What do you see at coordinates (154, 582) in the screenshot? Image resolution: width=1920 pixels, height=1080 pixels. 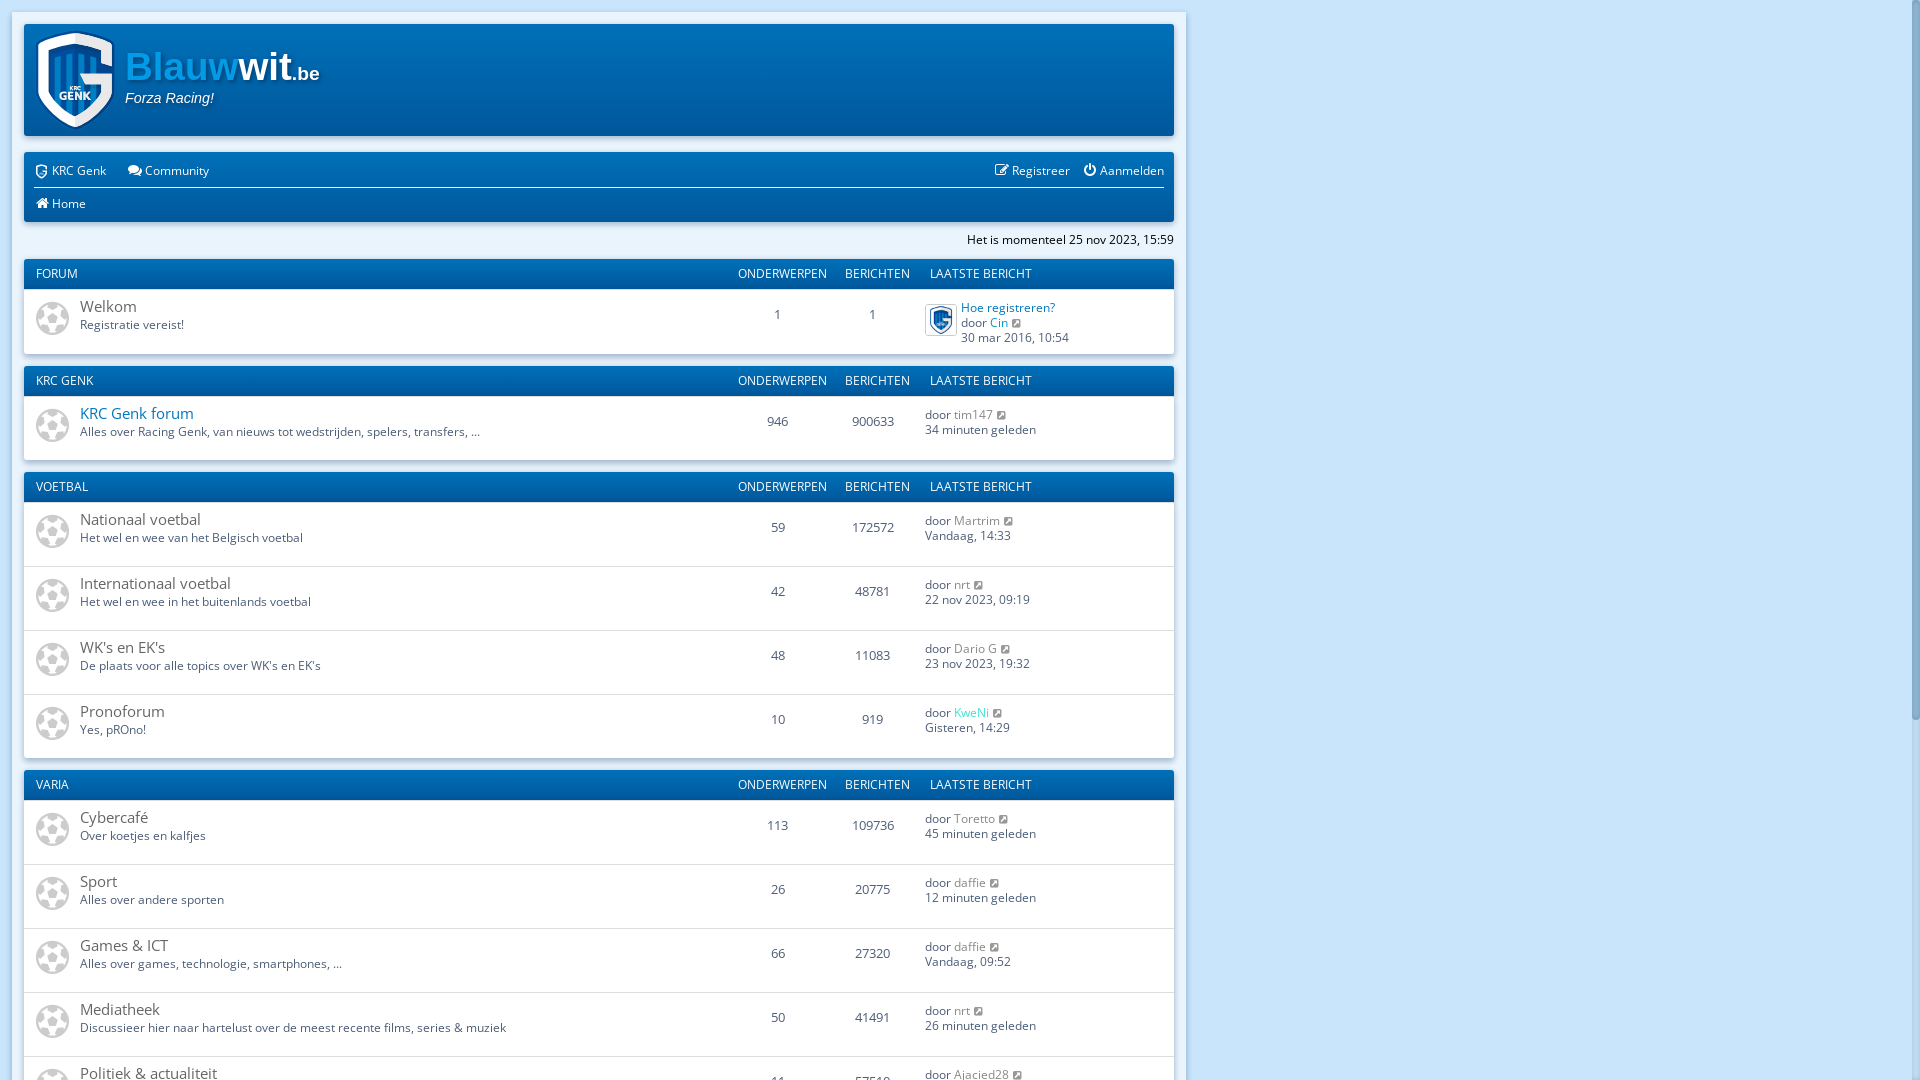 I see `'Internationaal voetbal'` at bounding box center [154, 582].